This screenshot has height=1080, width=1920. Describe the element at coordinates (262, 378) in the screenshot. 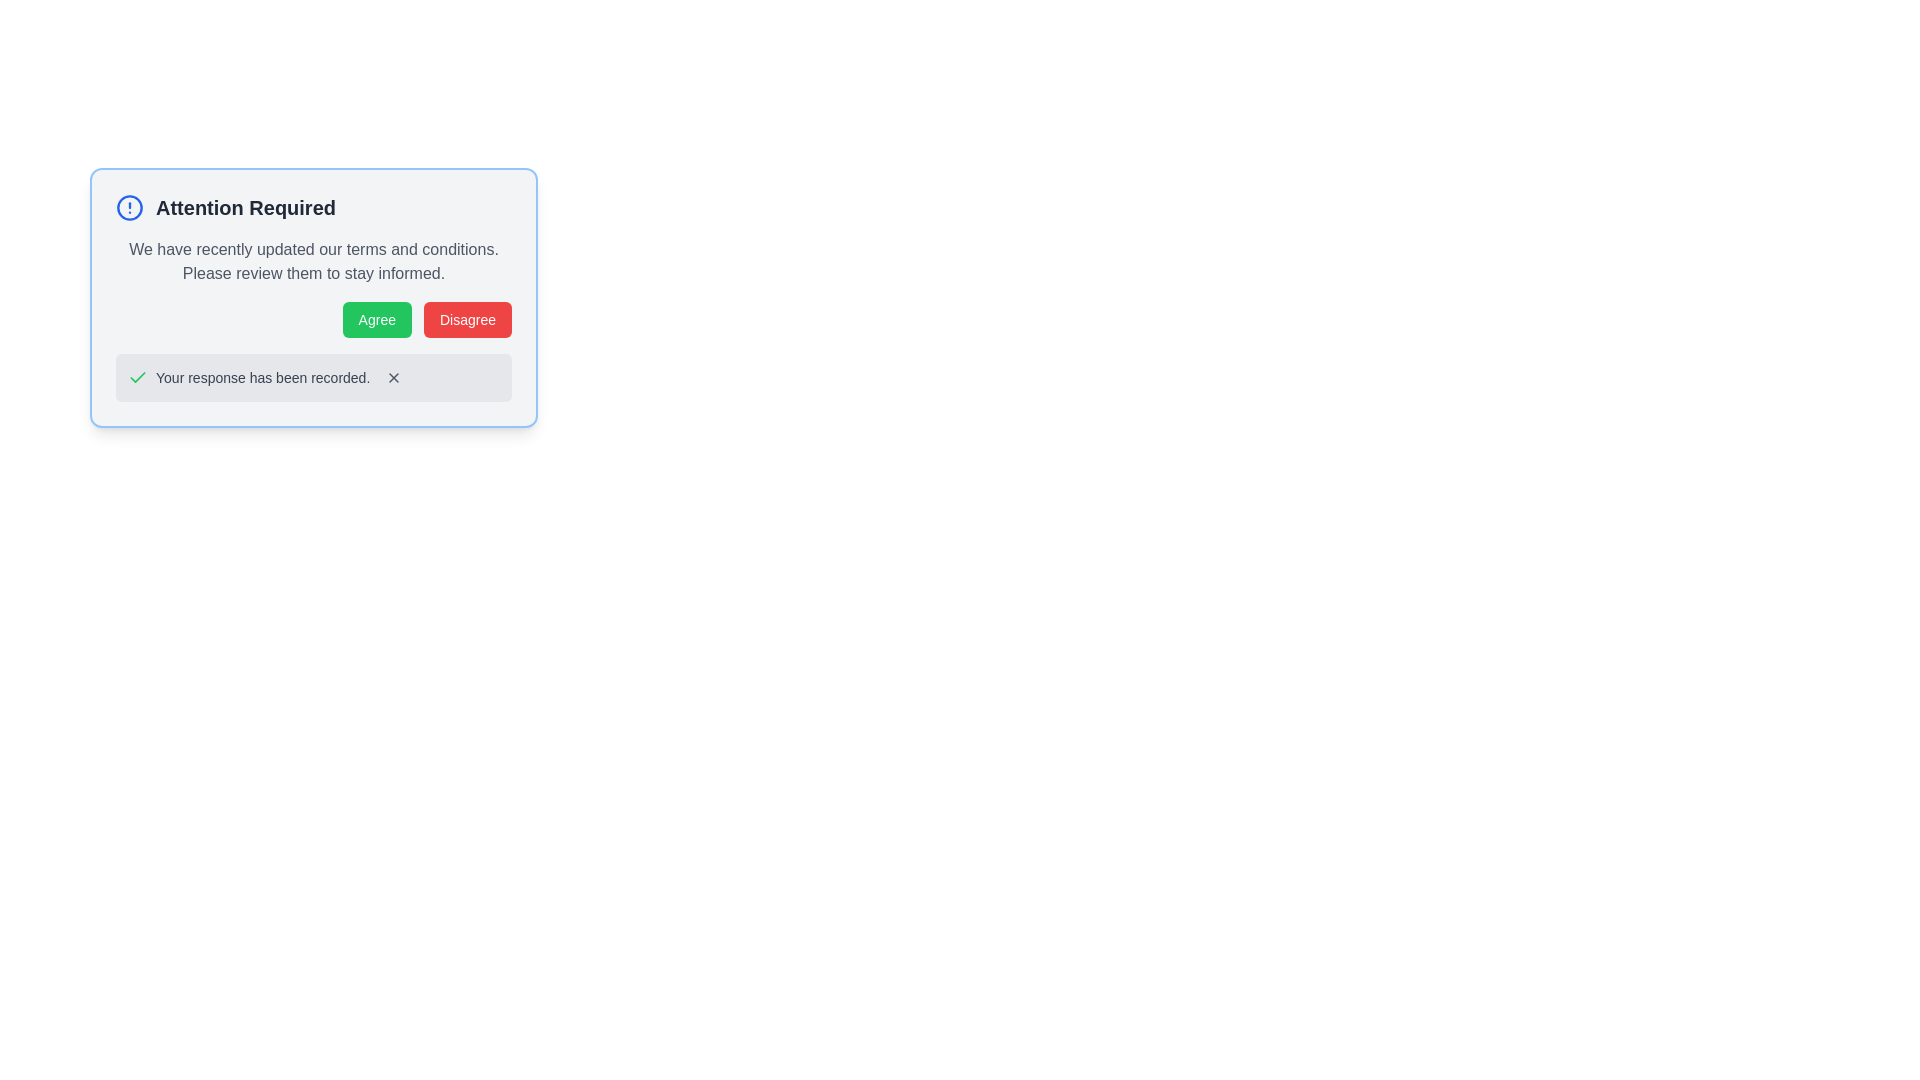

I see `the Text label that states 'Your response has been recorded.', which is styled in a smaller gray font and is located between a green checkmark icon and a small interactive button with an 'X' icon` at that location.